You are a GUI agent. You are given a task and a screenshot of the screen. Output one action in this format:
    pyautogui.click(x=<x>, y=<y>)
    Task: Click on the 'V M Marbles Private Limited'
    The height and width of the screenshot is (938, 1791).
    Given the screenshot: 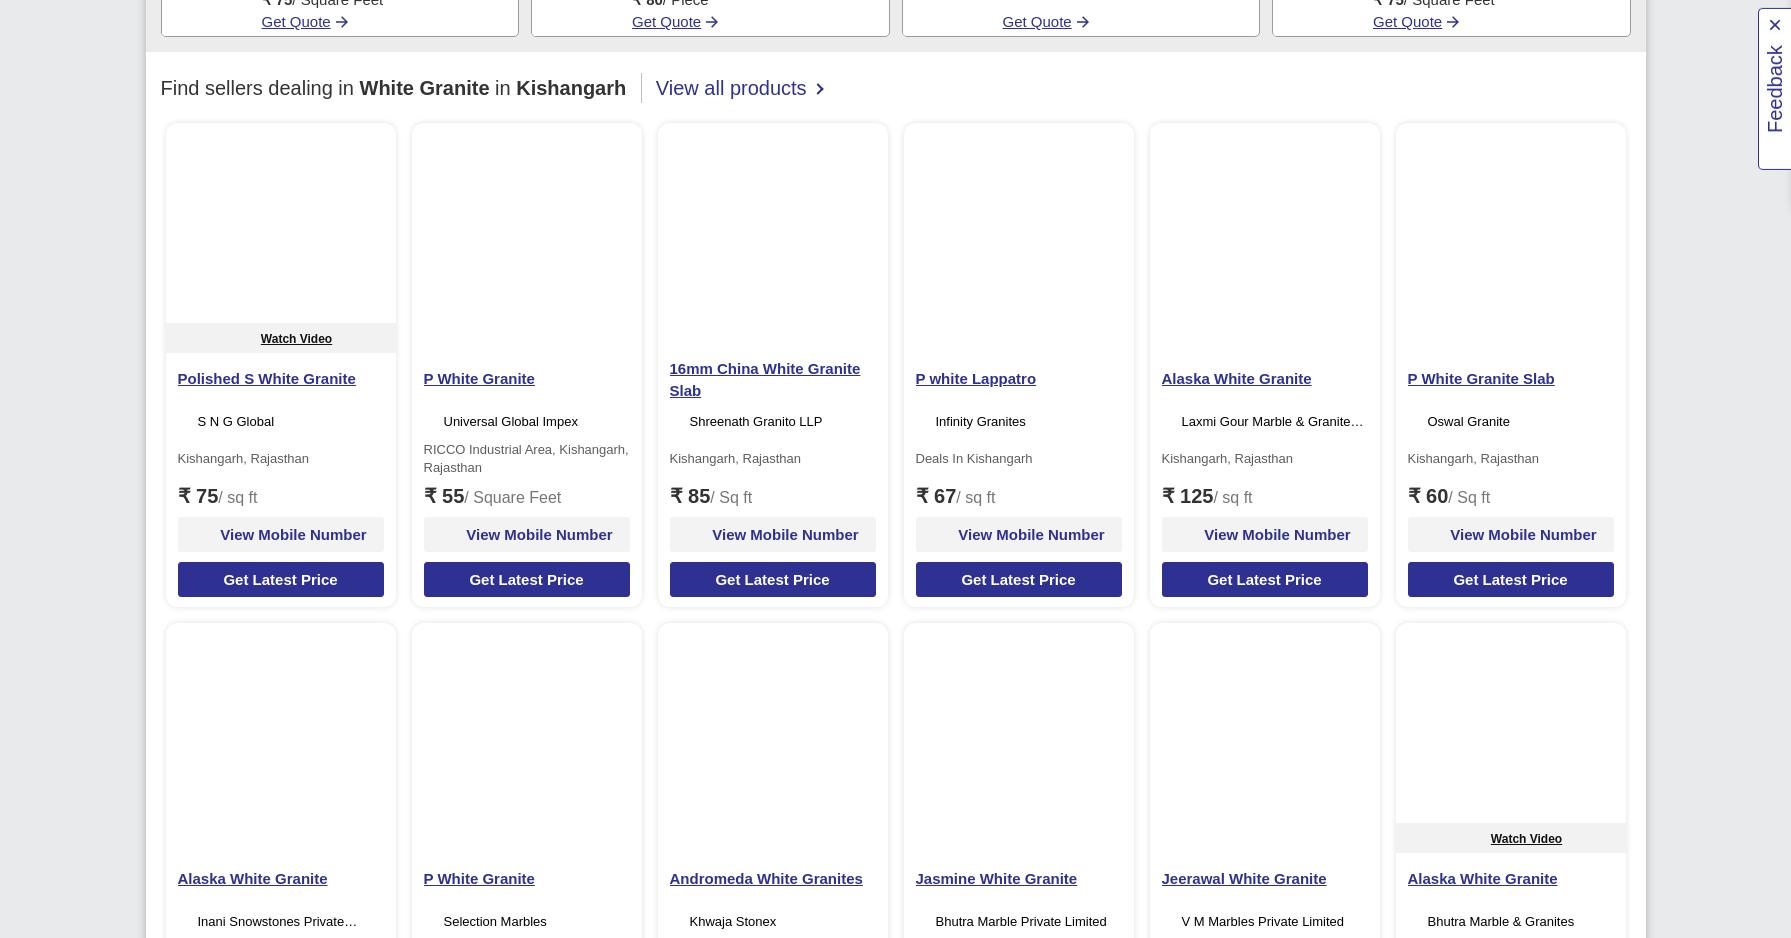 What is the action you would take?
    pyautogui.click(x=1261, y=920)
    